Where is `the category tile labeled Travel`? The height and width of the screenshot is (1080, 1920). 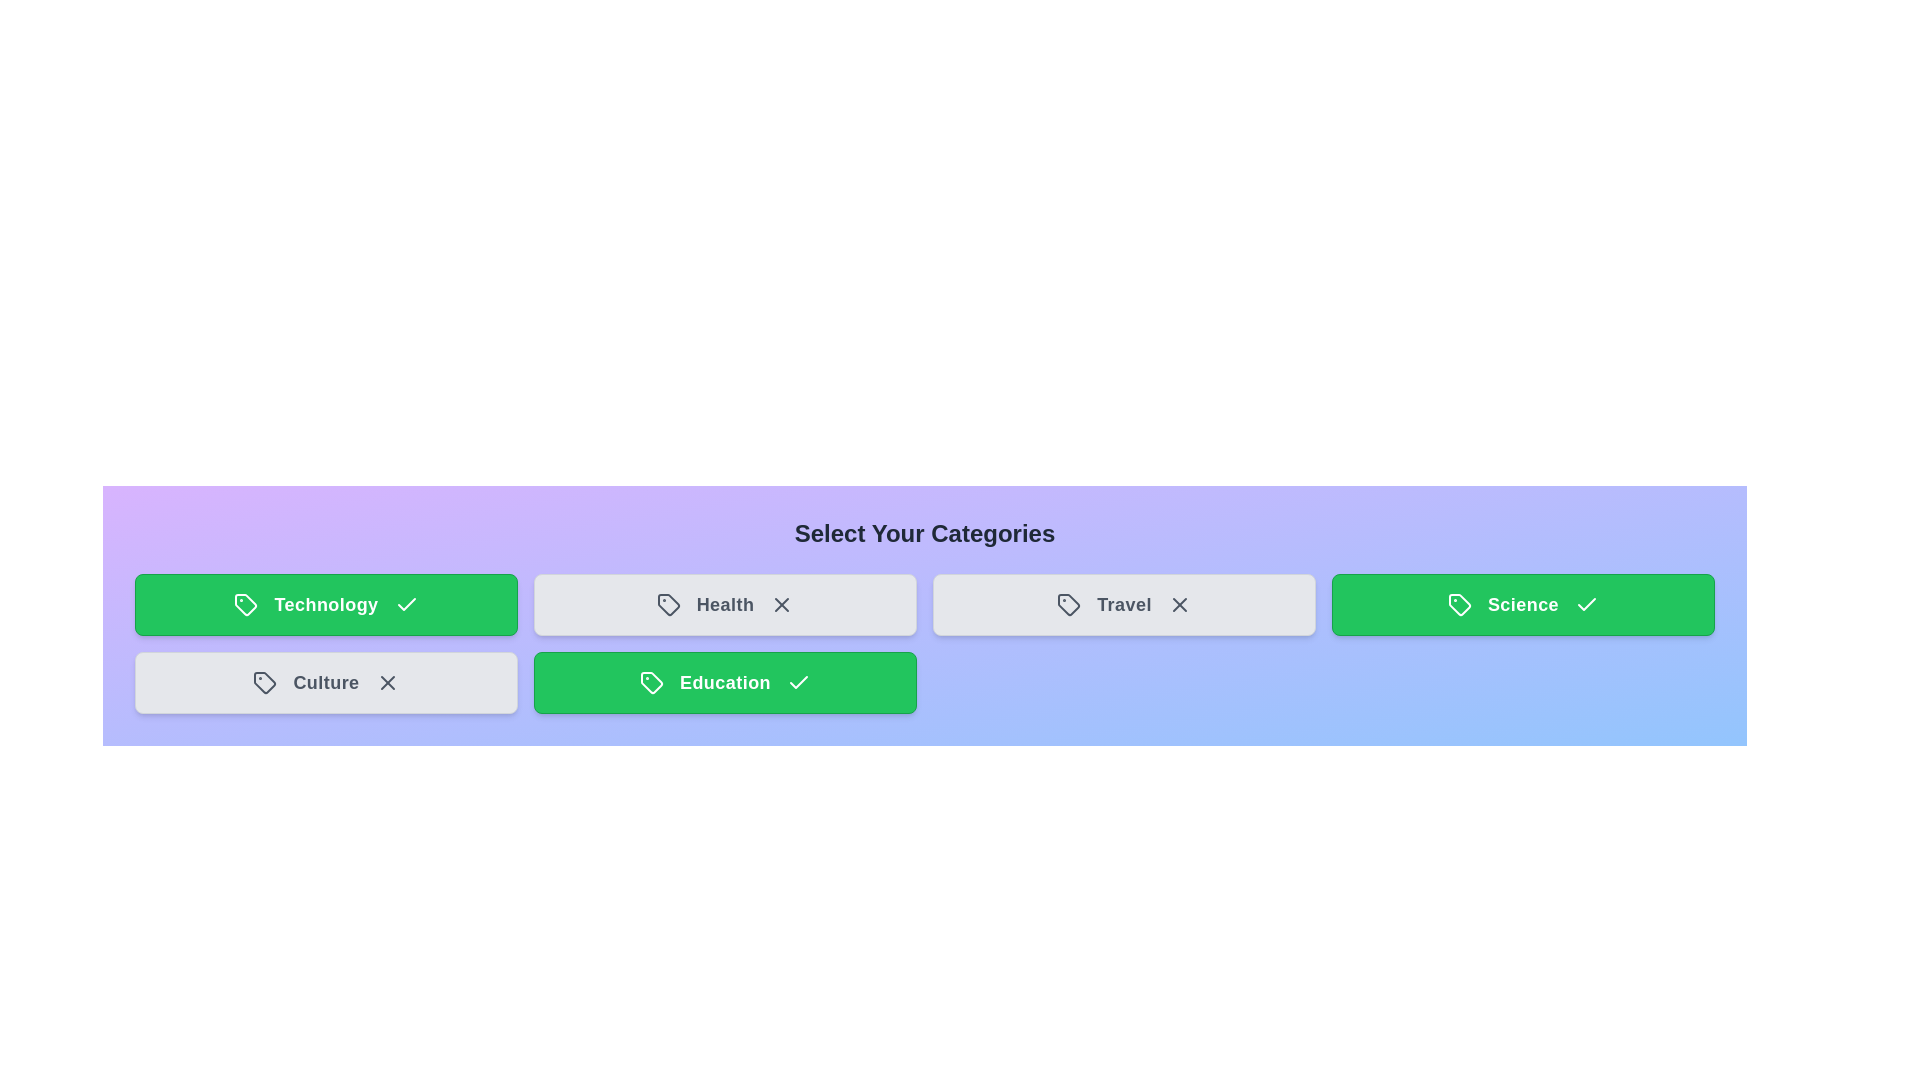
the category tile labeled Travel is located at coordinates (1124, 604).